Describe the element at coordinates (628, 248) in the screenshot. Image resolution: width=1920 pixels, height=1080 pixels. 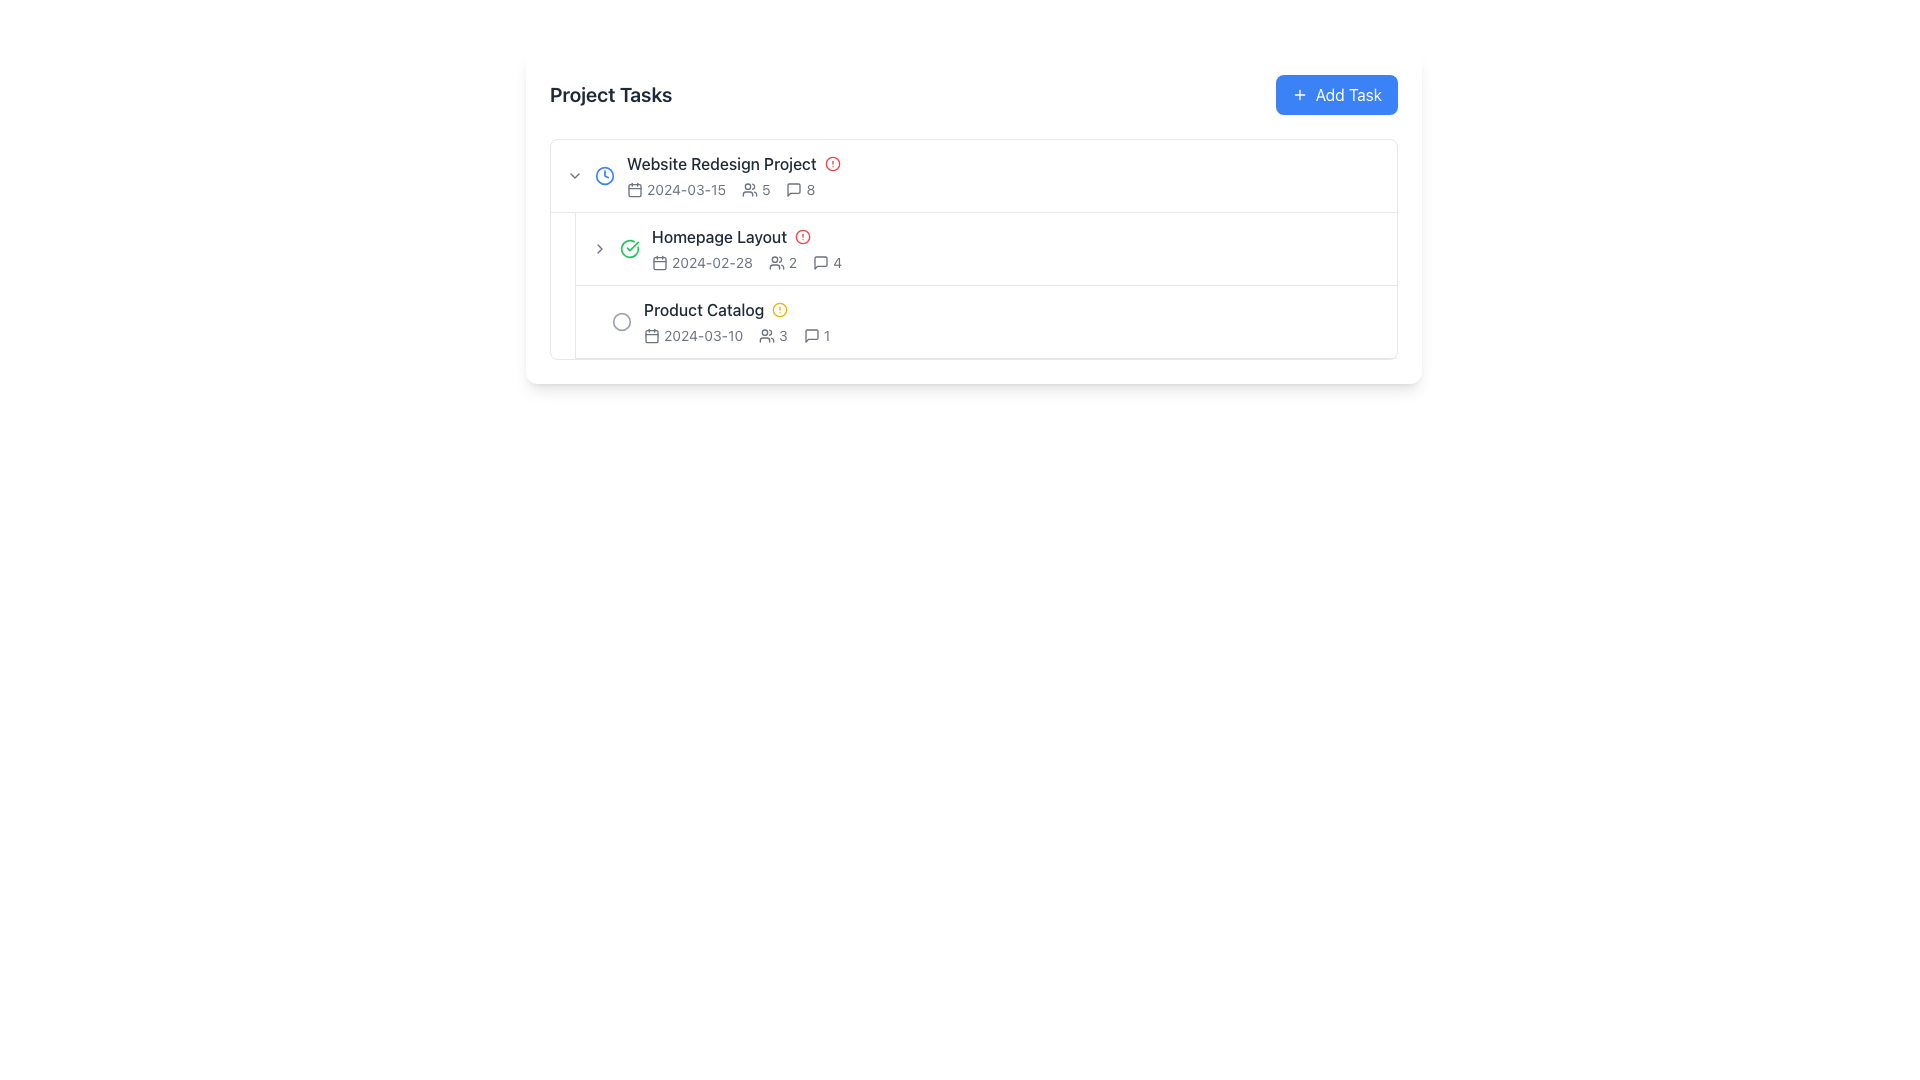
I see `the completion icon (SVG) located to the left of the task title text in the 'Homepage Layout' row` at that location.